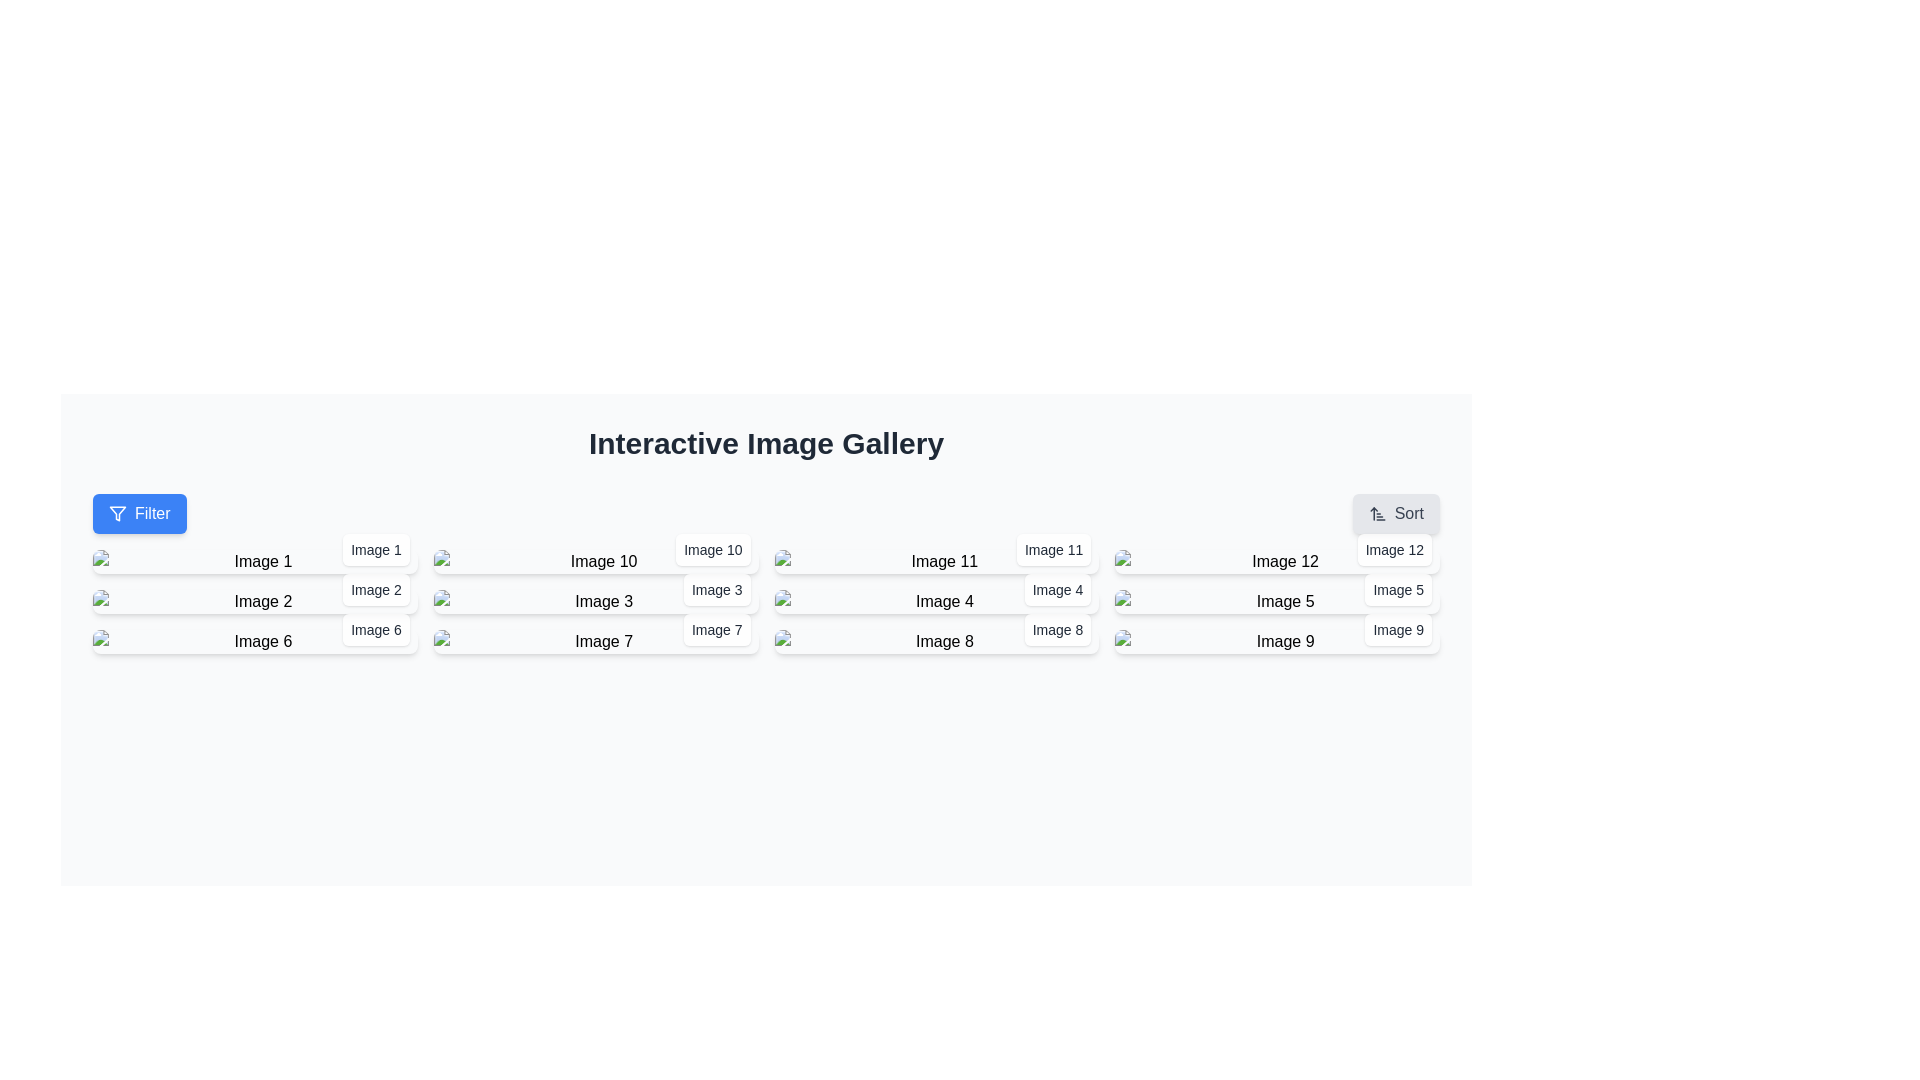 The image size is (1920, 1080). What do you see at coordinates (713, 550) in the screenshot?
I see `the static text label that serves as a descriptor for the 'Image 10' box, located in the second row and second column of the image grid layout` at bounding box center [713, 550].